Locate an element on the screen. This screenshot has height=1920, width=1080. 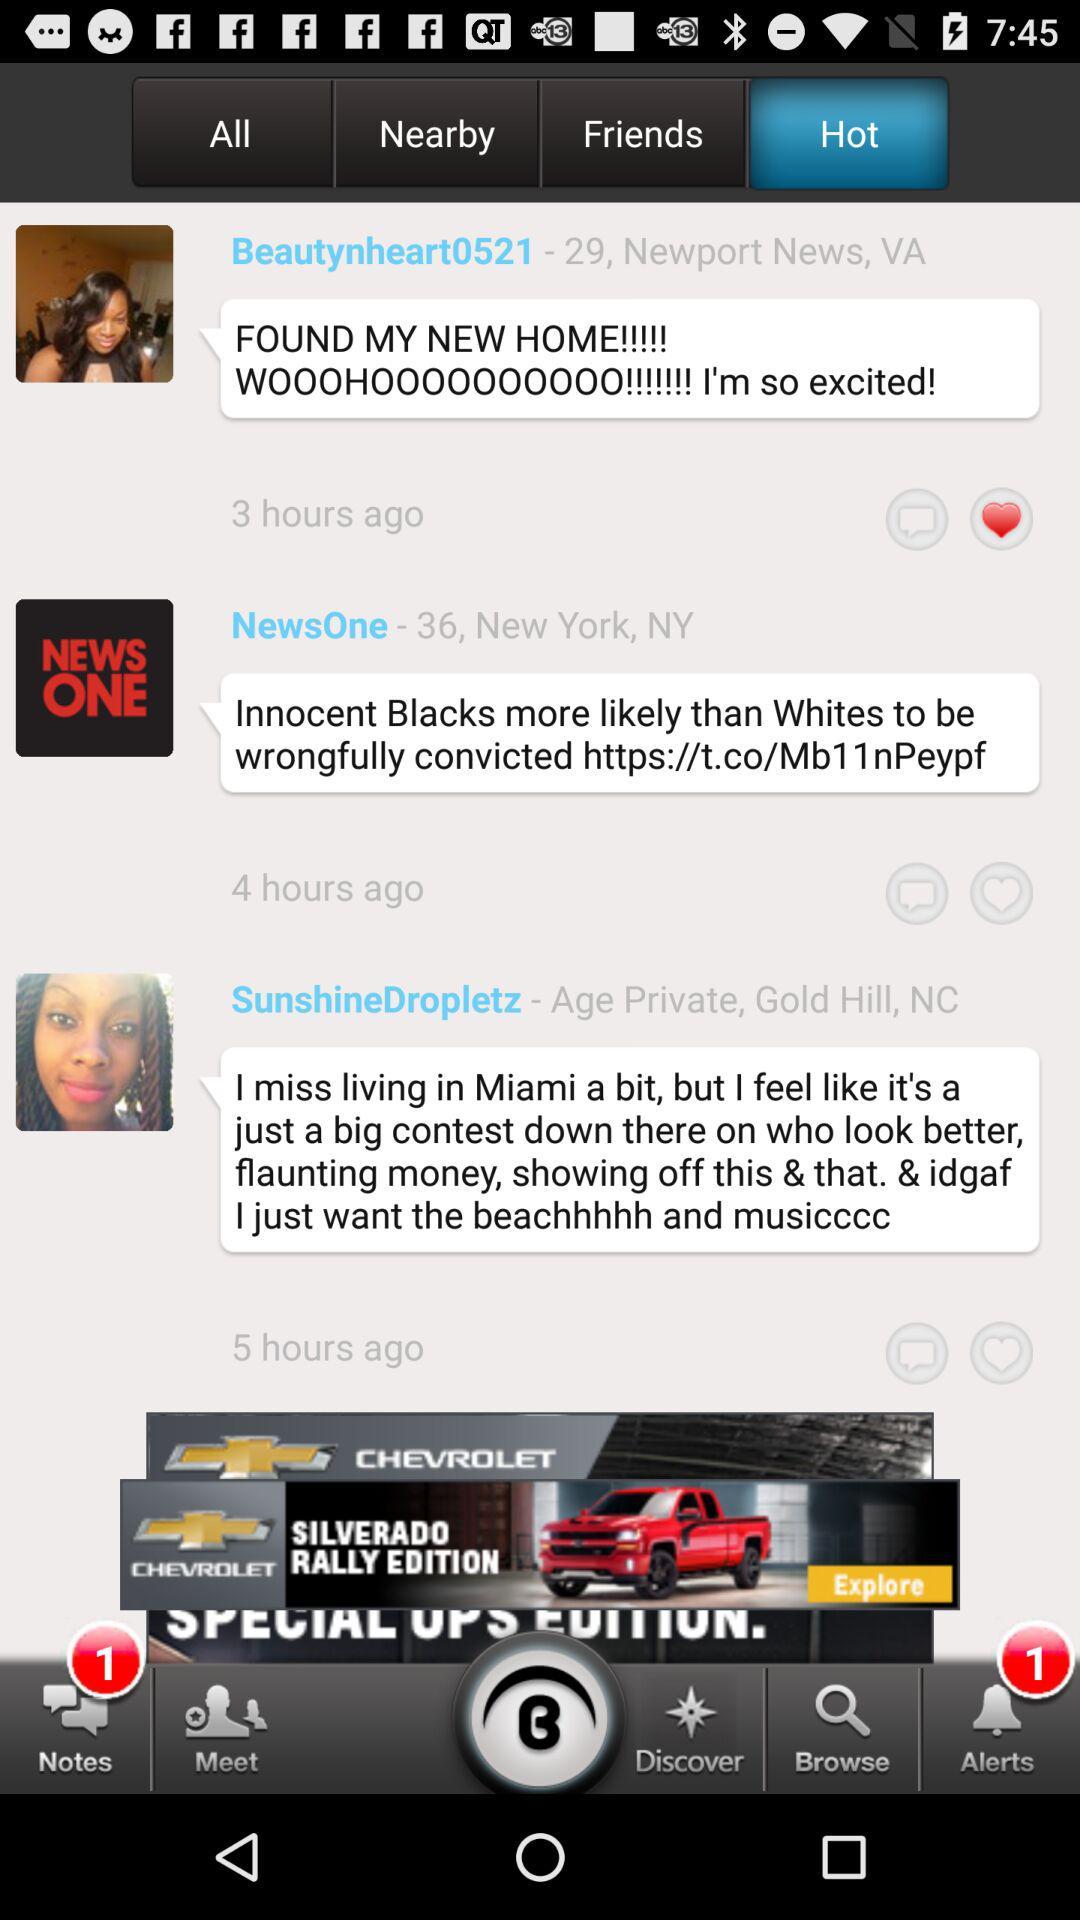
the chat icon is located at coordinates (73, 1848).